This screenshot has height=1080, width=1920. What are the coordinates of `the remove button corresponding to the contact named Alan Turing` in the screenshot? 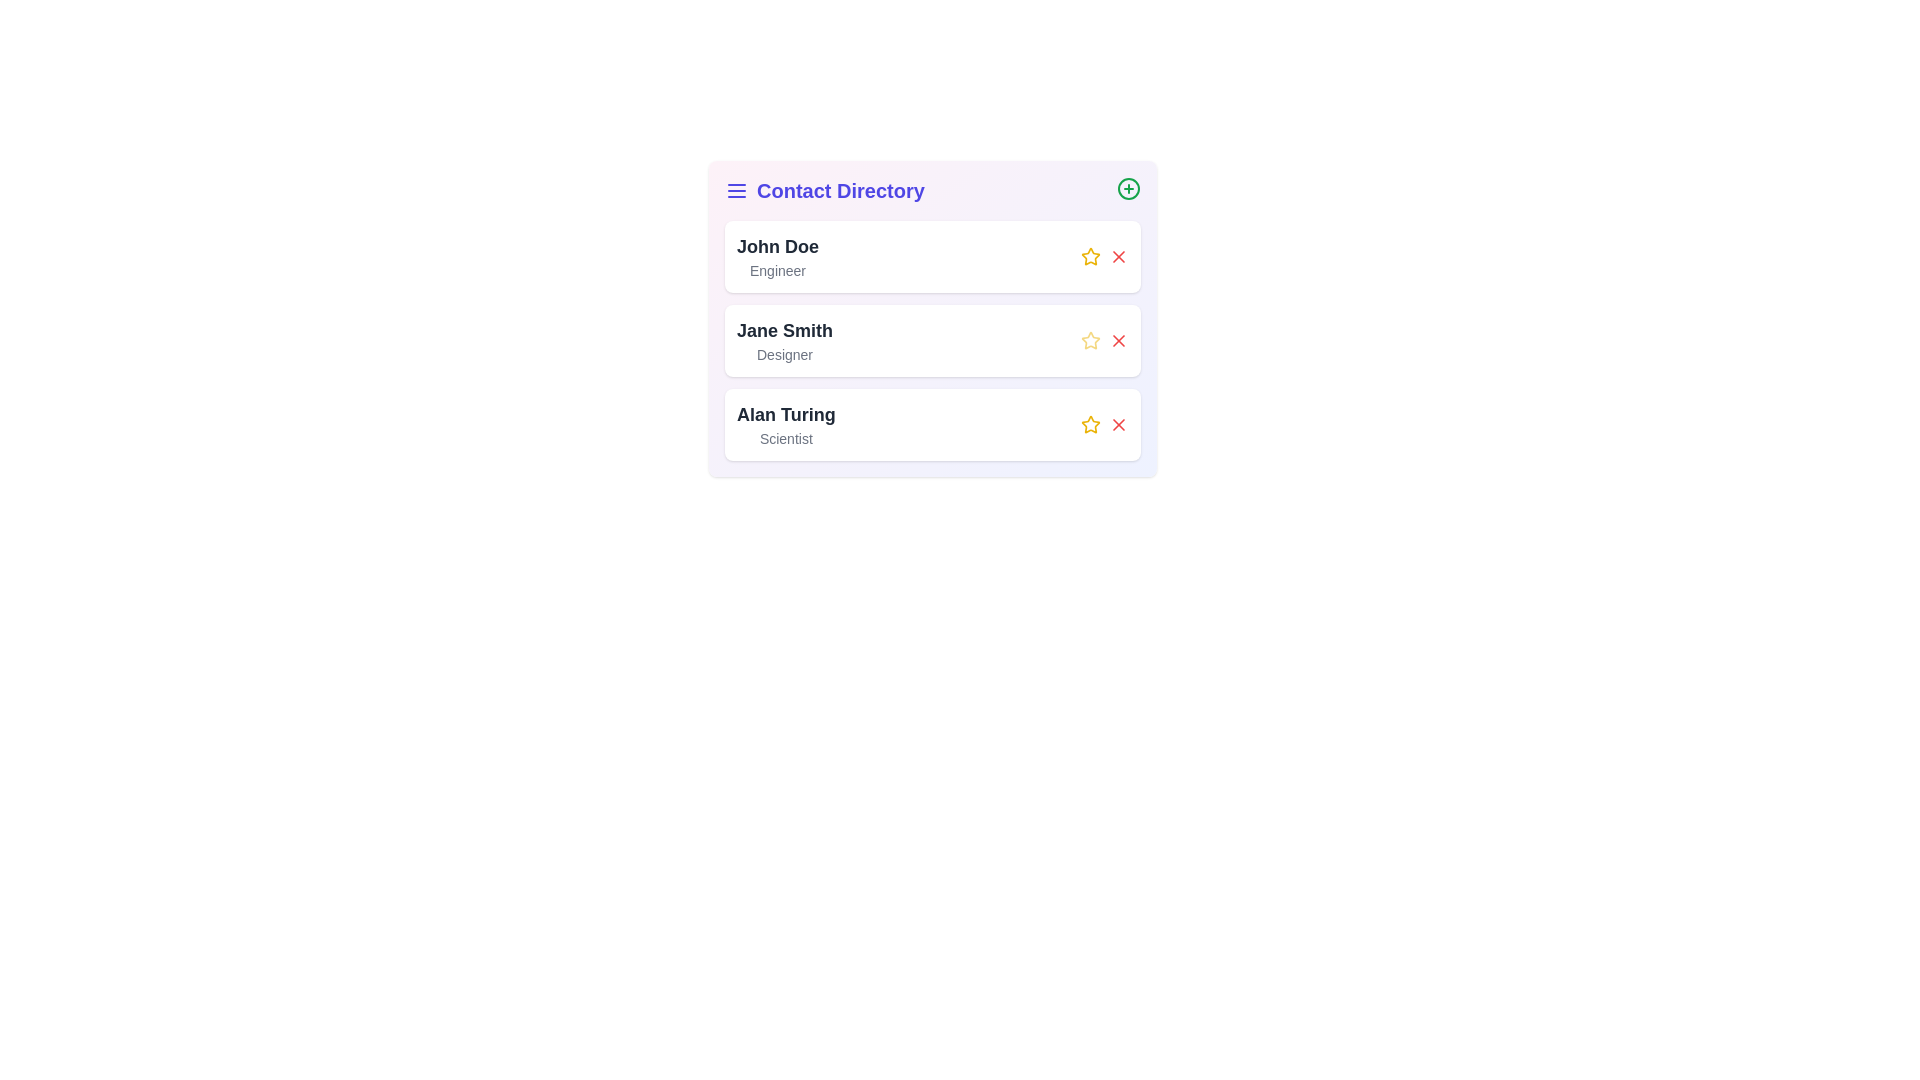 It's located at (1117, 423).